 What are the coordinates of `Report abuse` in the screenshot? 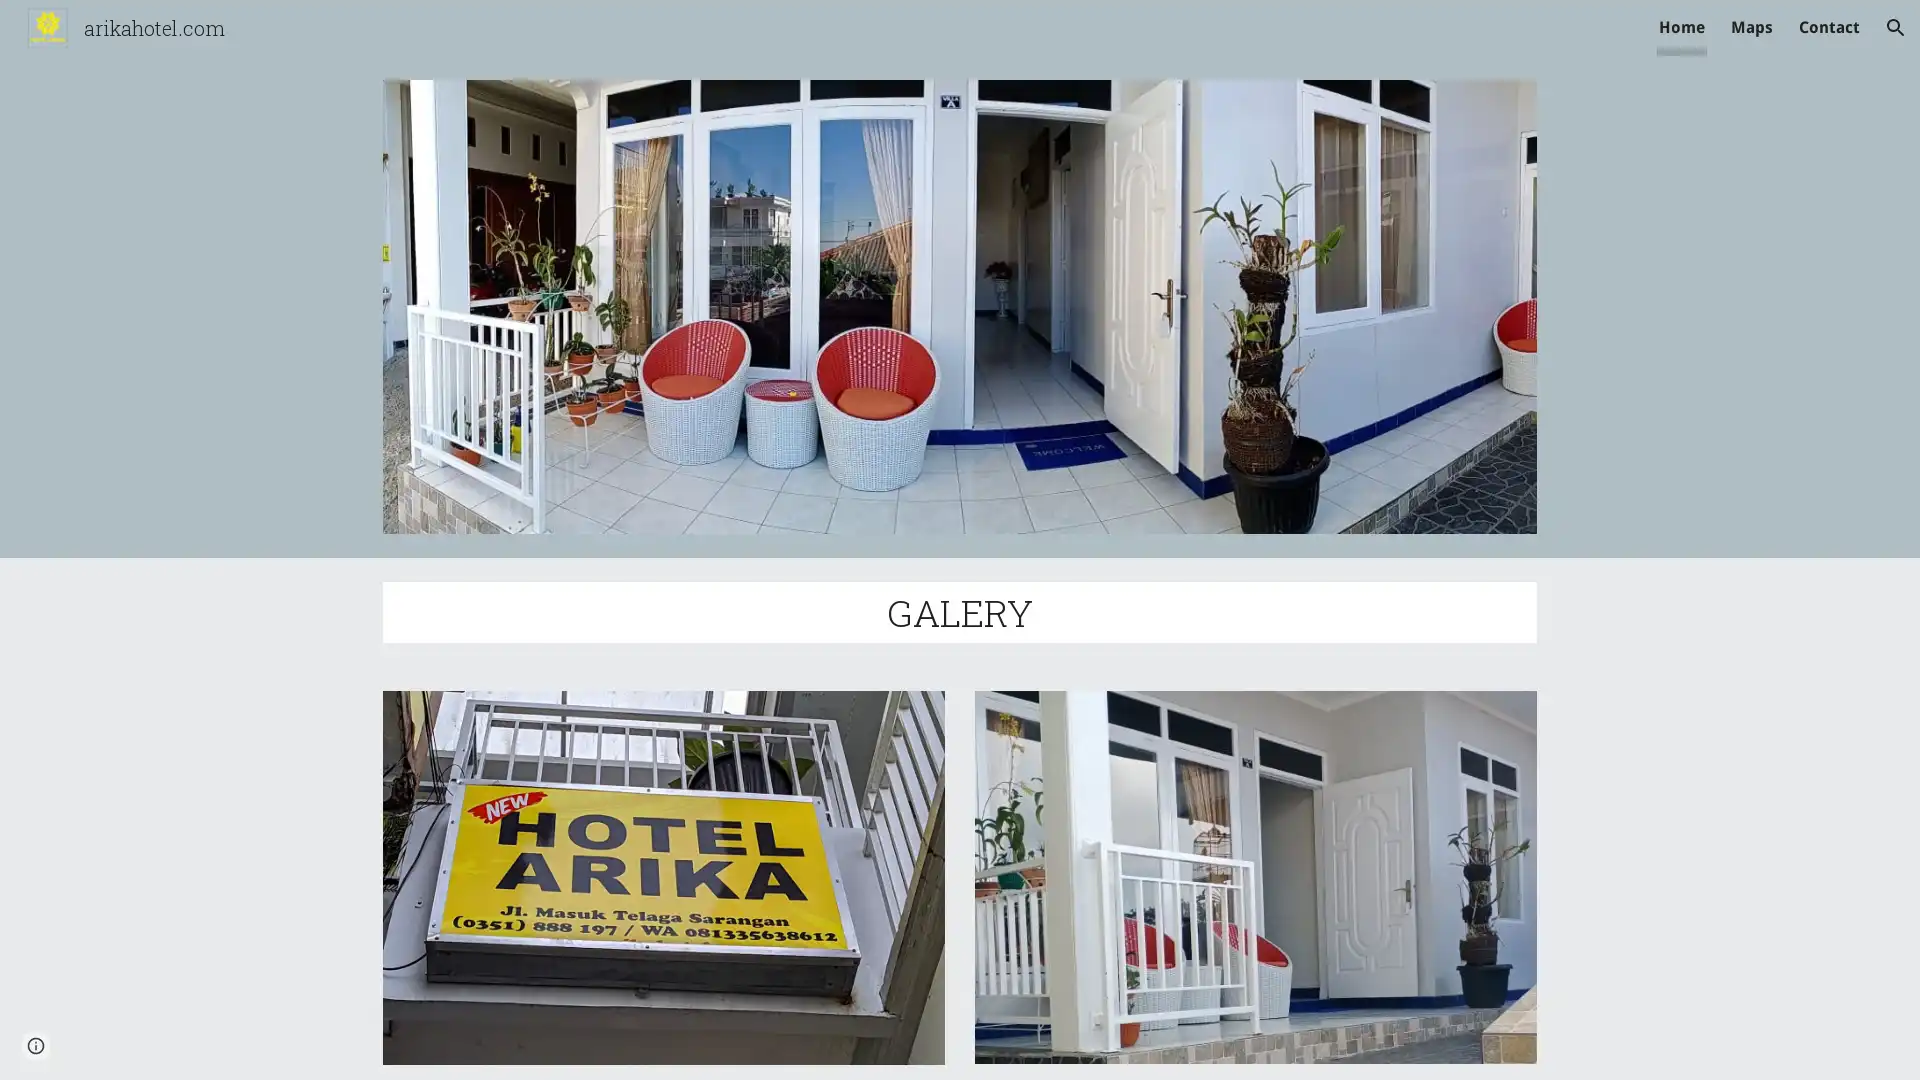 It's located at (240, 1044).